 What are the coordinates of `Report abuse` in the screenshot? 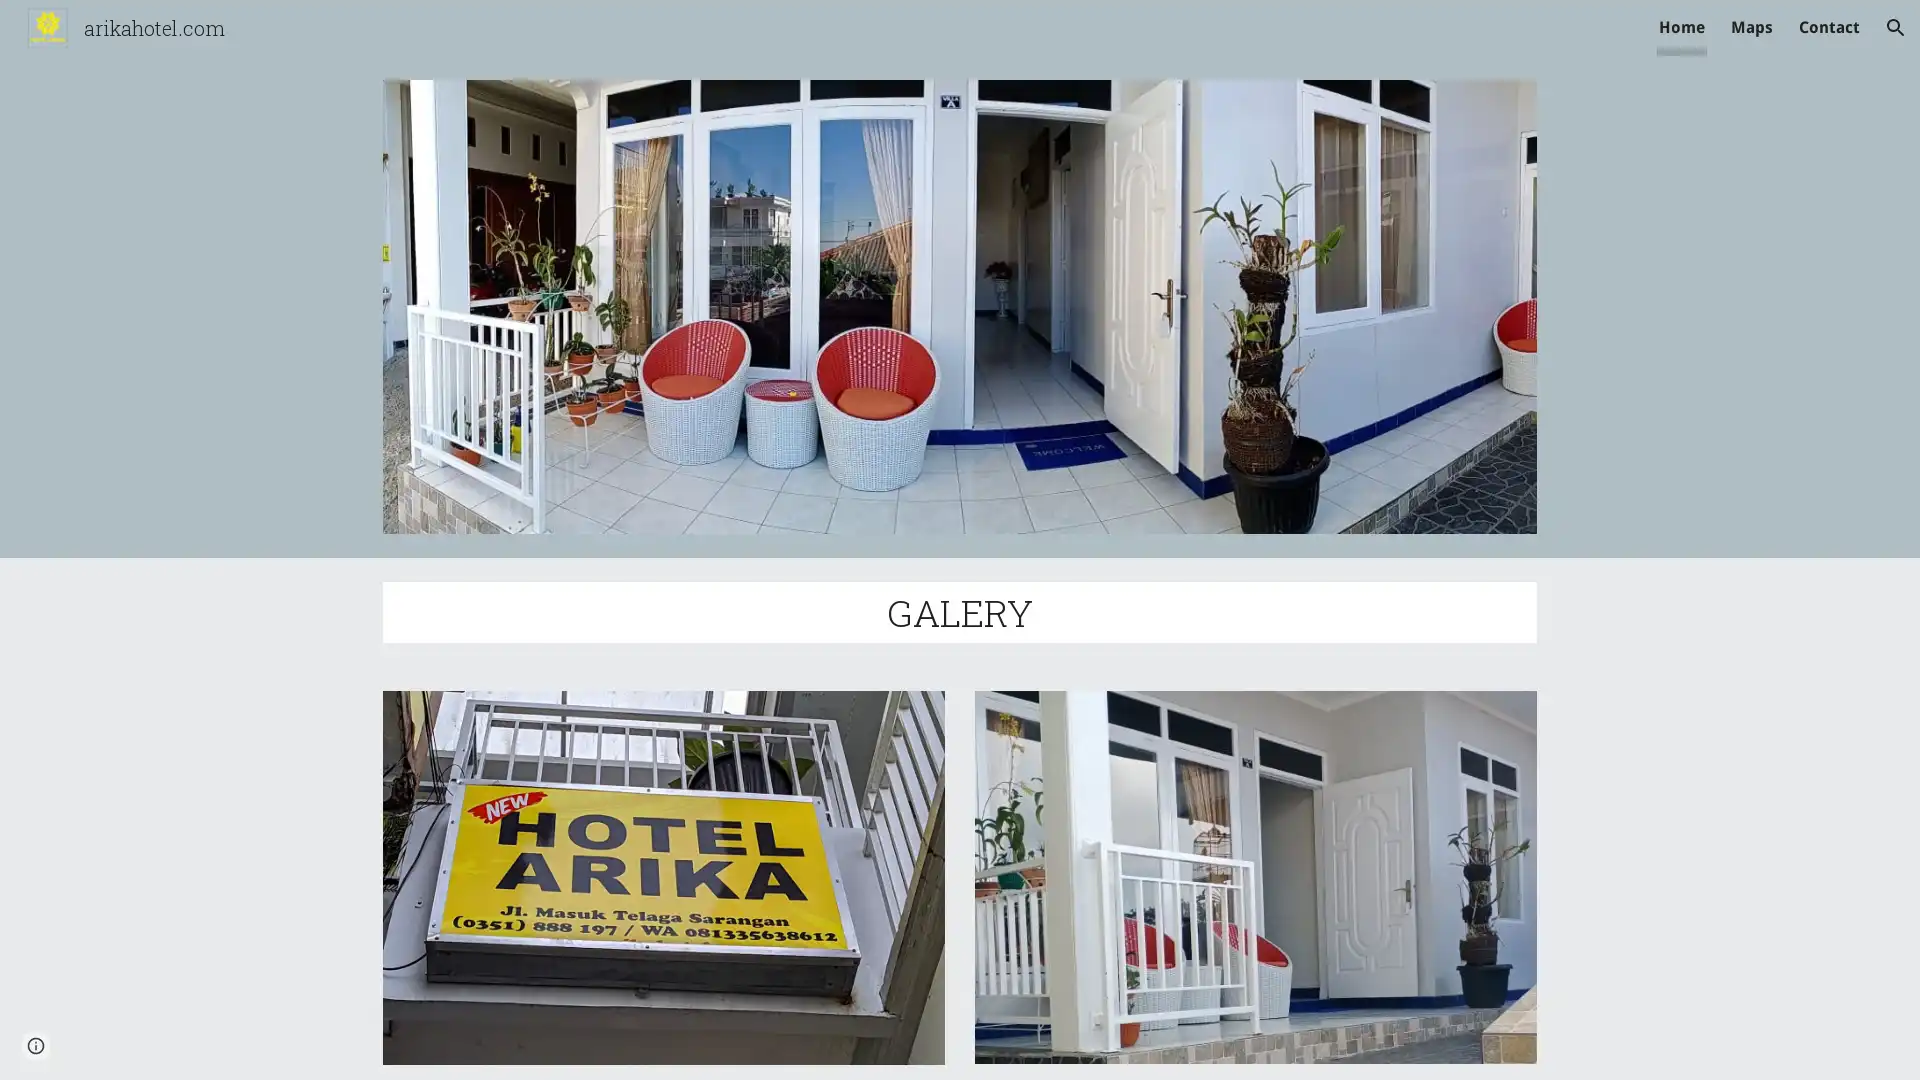 It's located at (240, 1044).